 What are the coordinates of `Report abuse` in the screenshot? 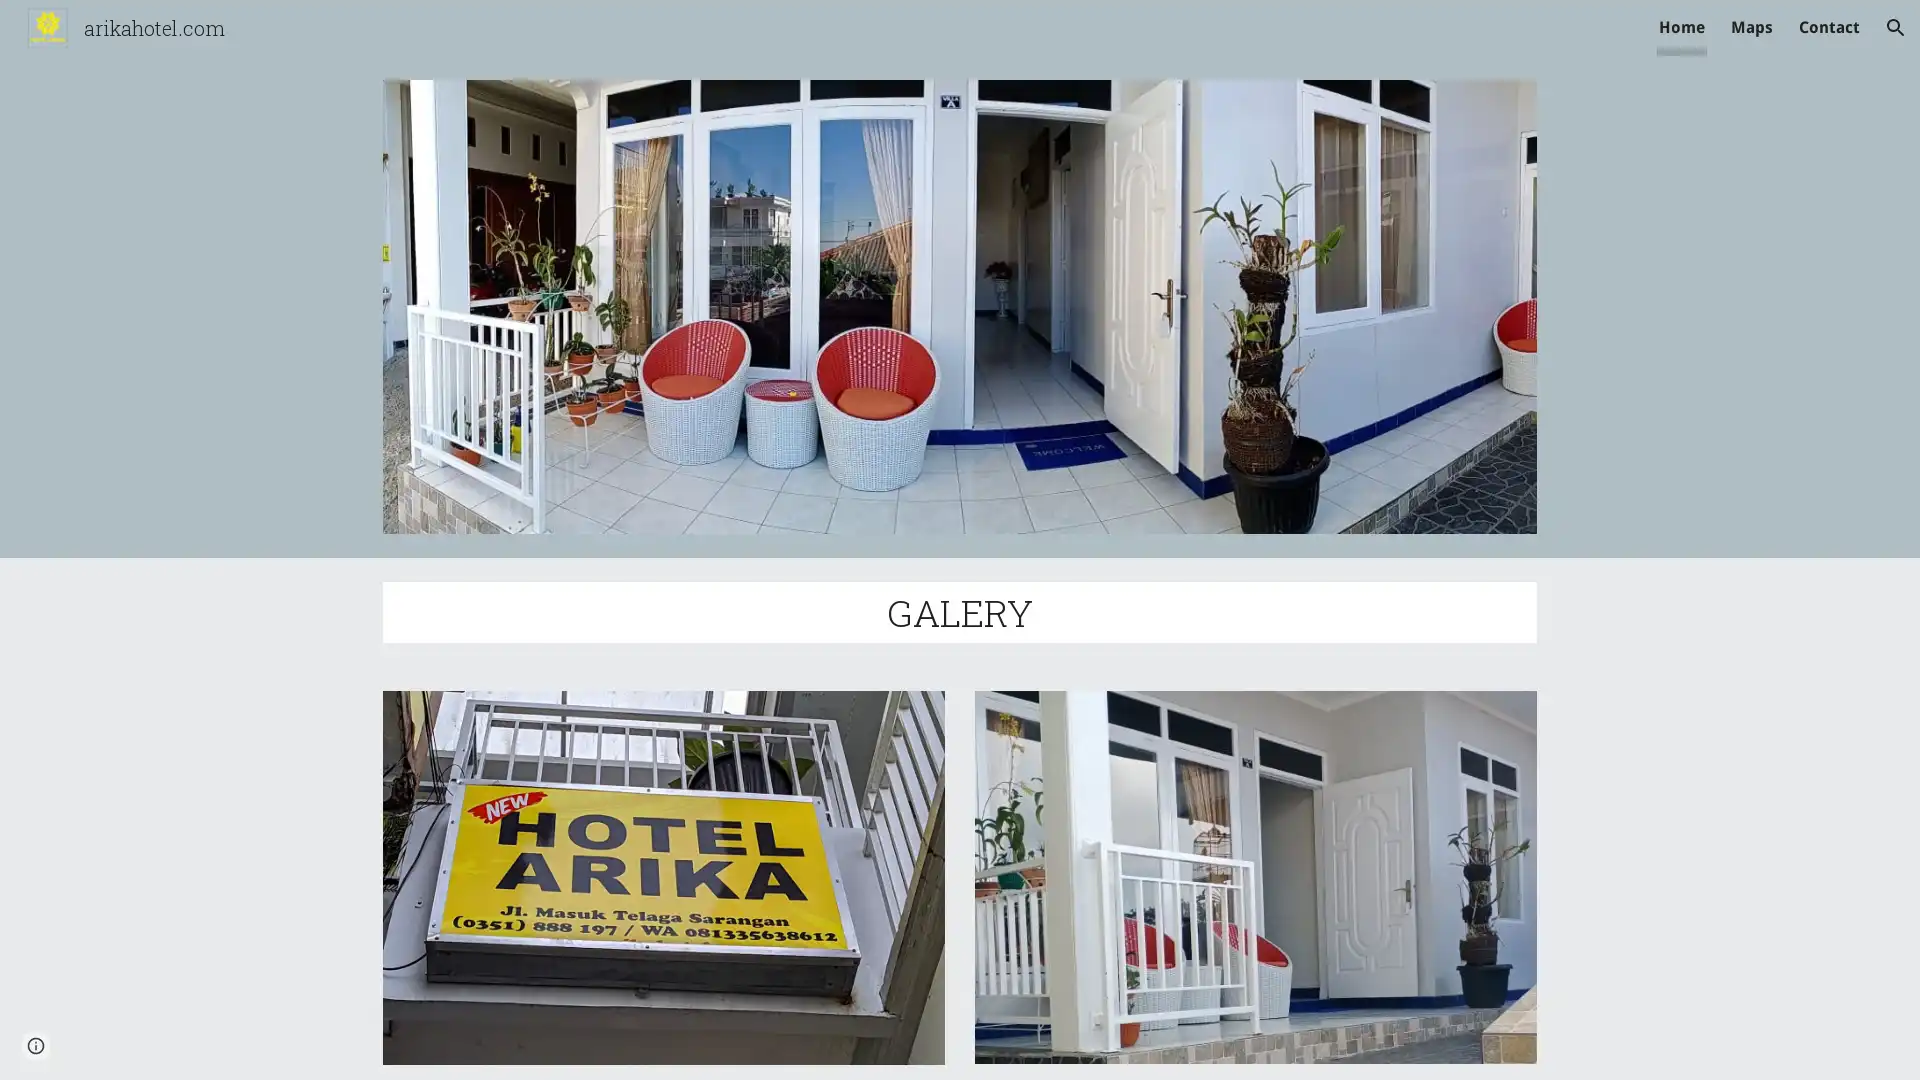 It's located at (240, 1044).